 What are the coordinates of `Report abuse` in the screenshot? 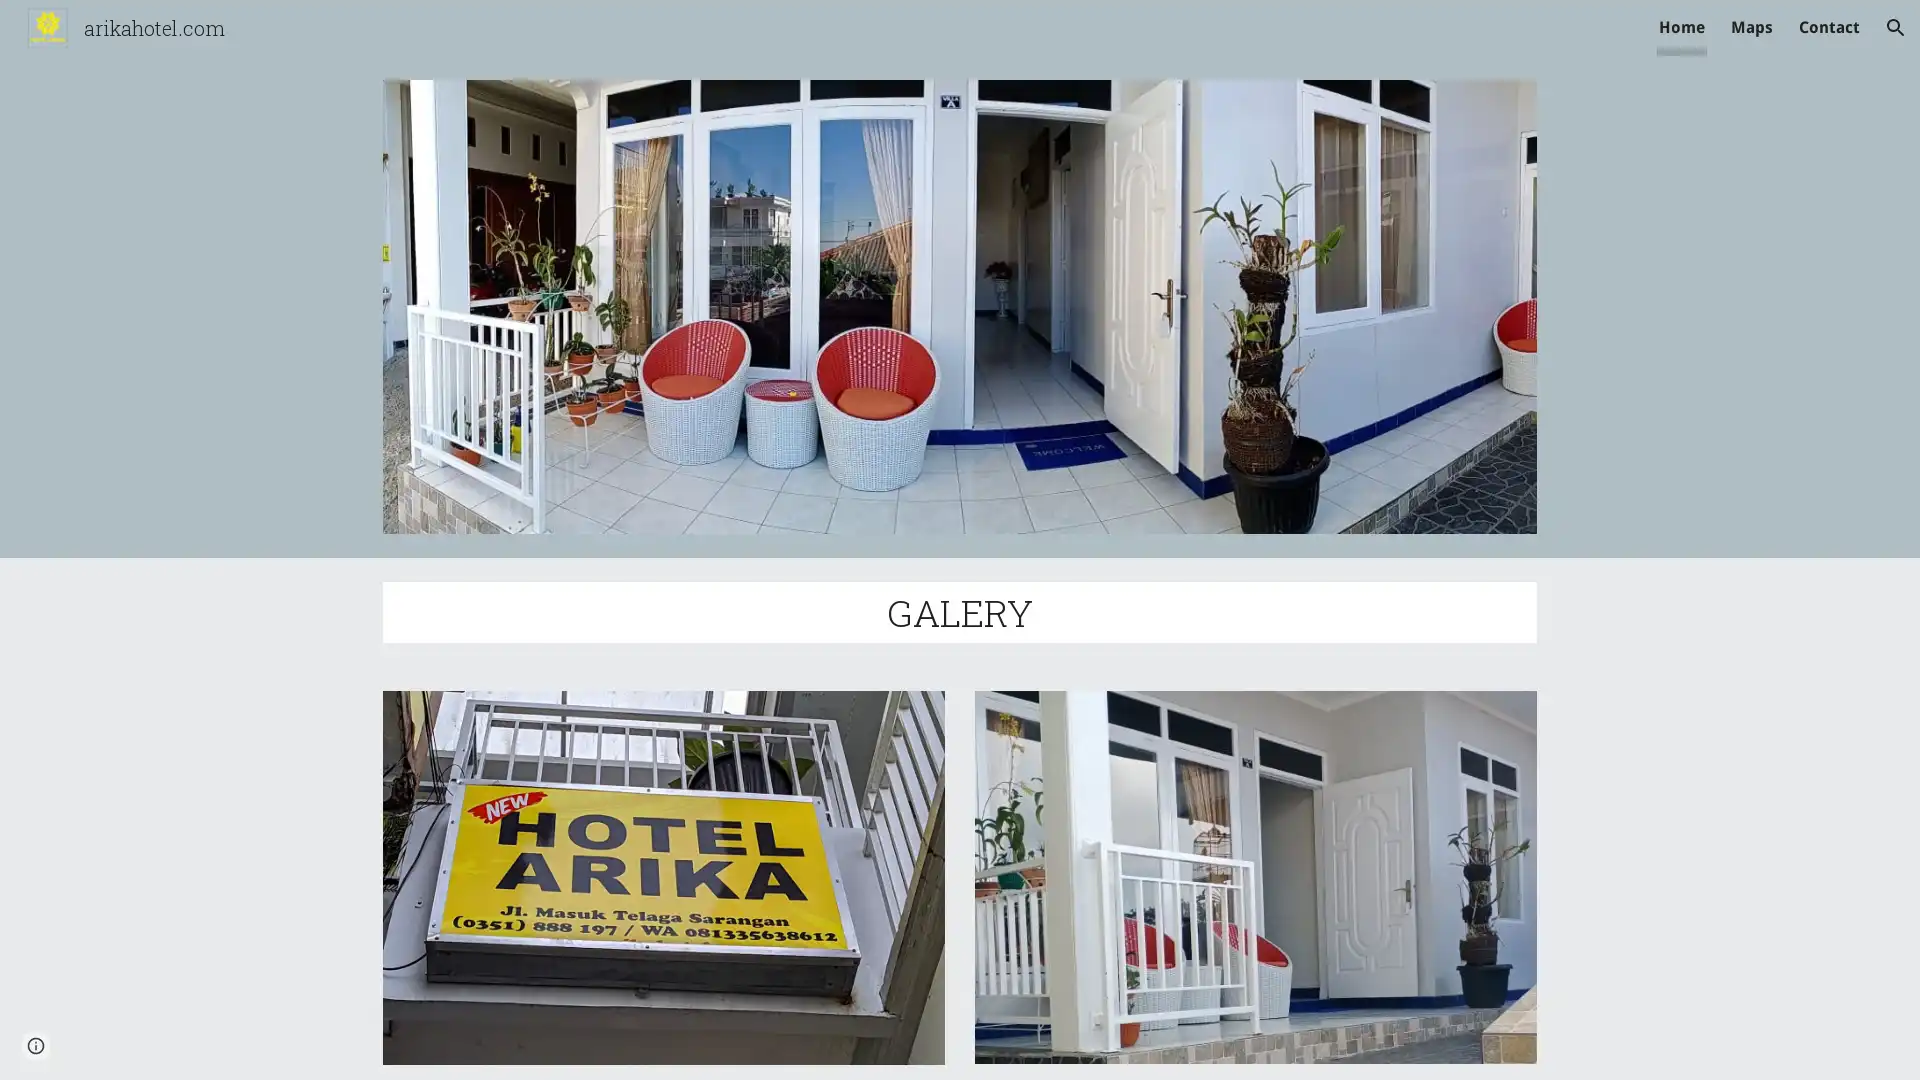 It's located at (240, 1044).